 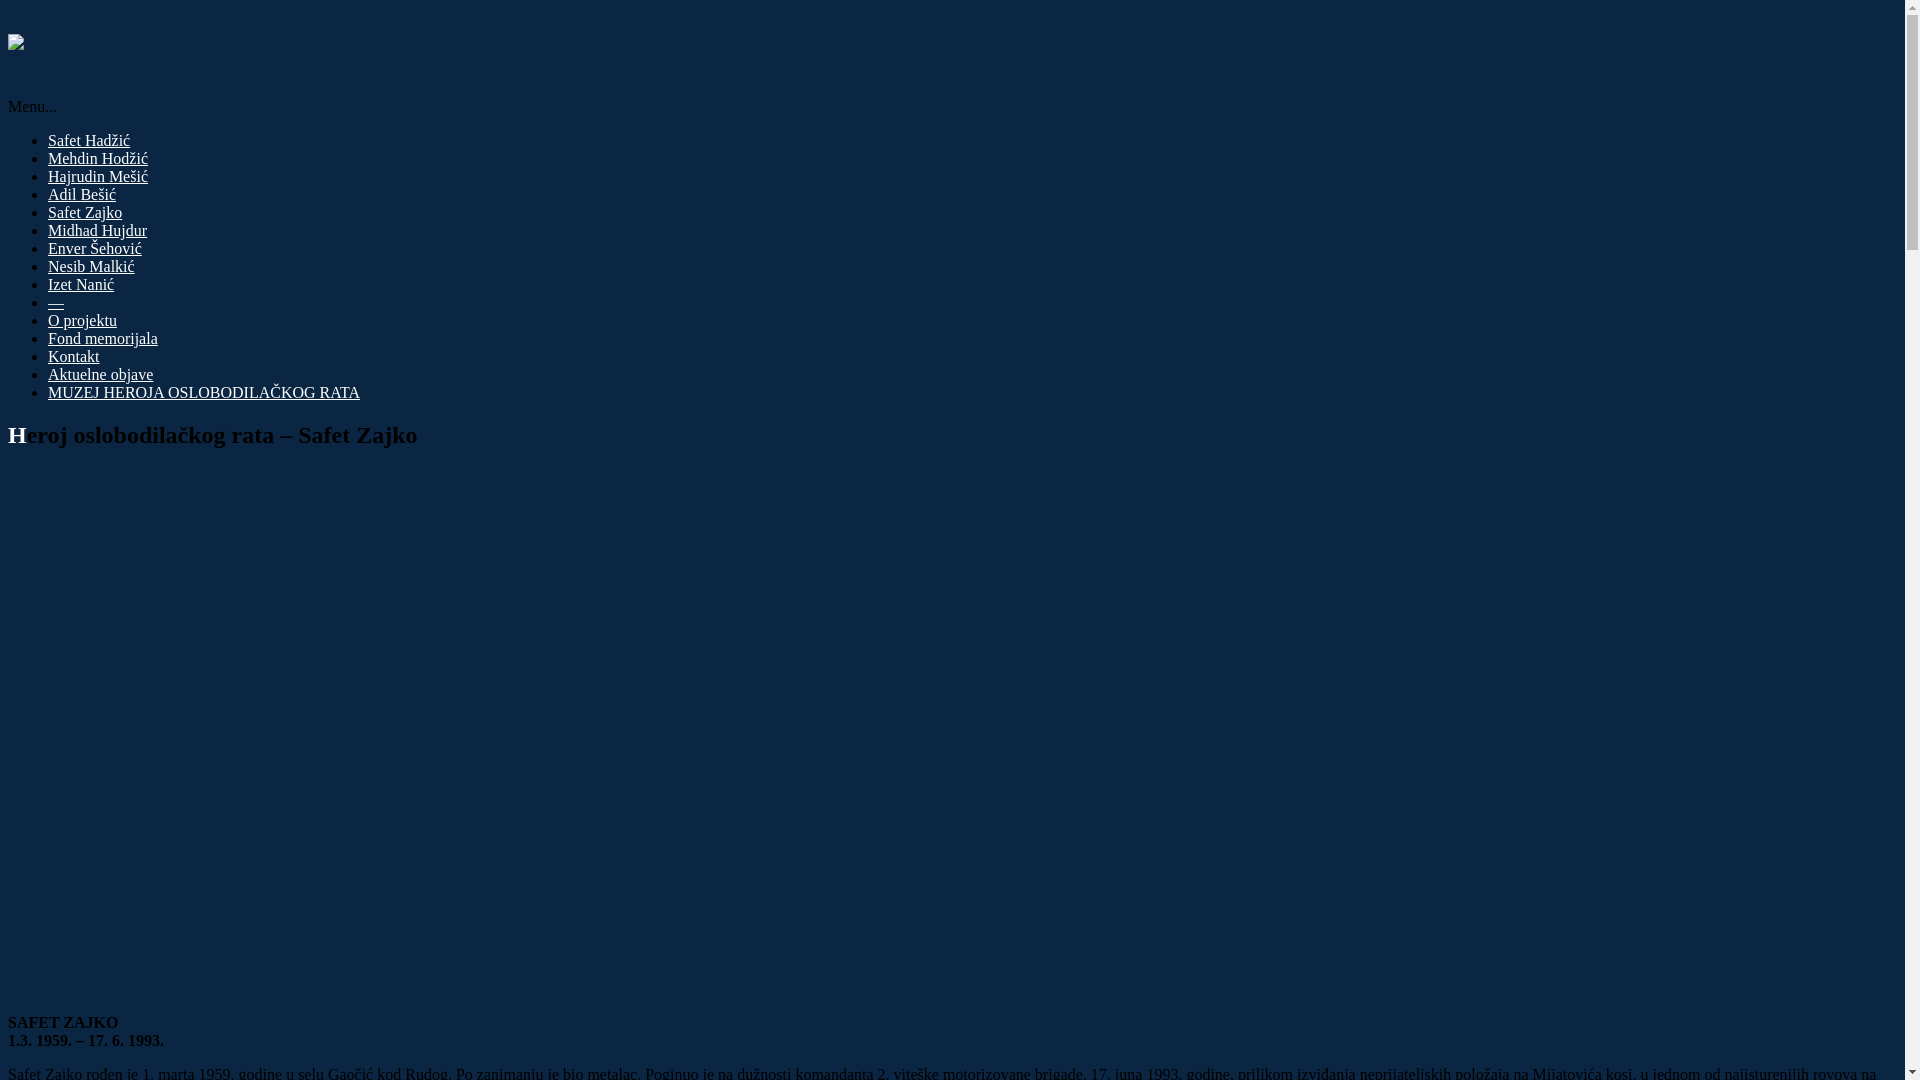 What do you see at coordinates (99, 374) in the screenshot?
I see `'Aktuelne objave'` at bounding box center [99, 374].